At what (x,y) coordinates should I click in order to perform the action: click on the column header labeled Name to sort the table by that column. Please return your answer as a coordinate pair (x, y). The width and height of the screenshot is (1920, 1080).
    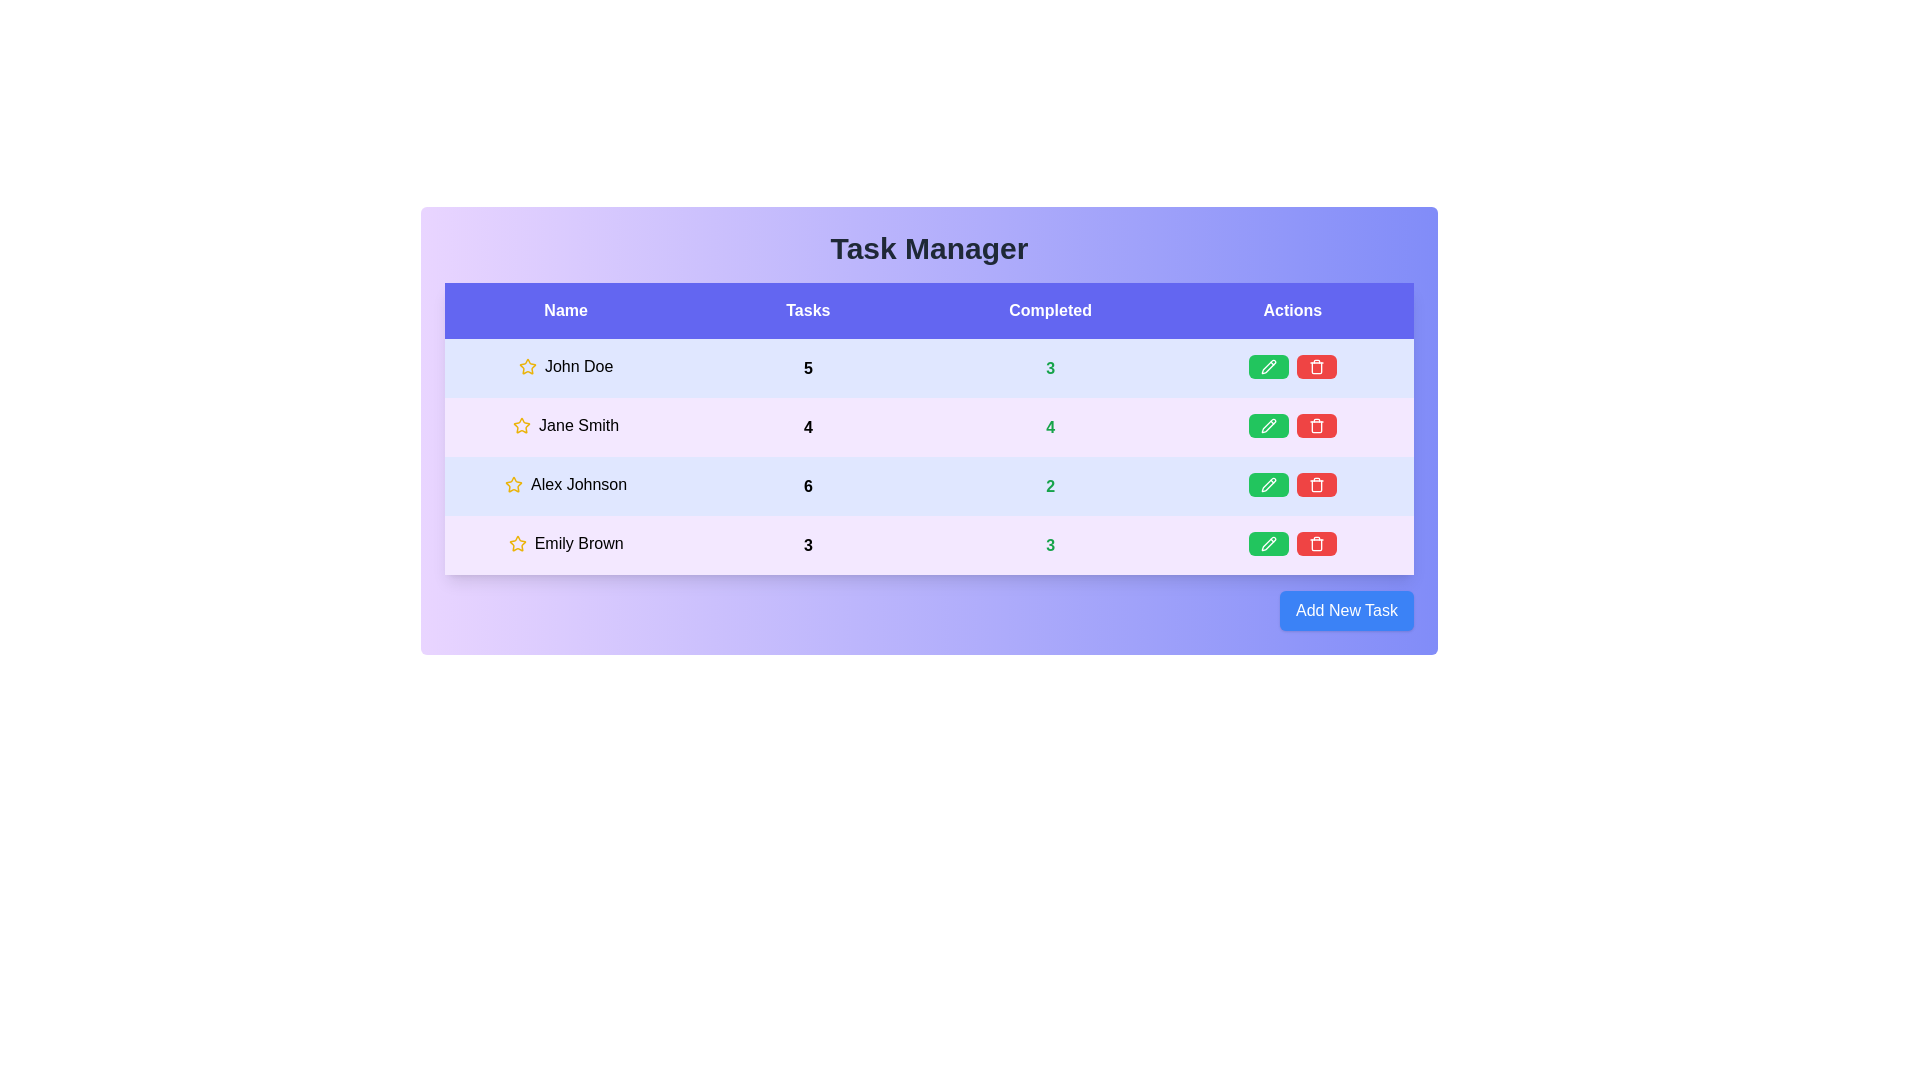
    Looking at the image, I should click on (565, 311).